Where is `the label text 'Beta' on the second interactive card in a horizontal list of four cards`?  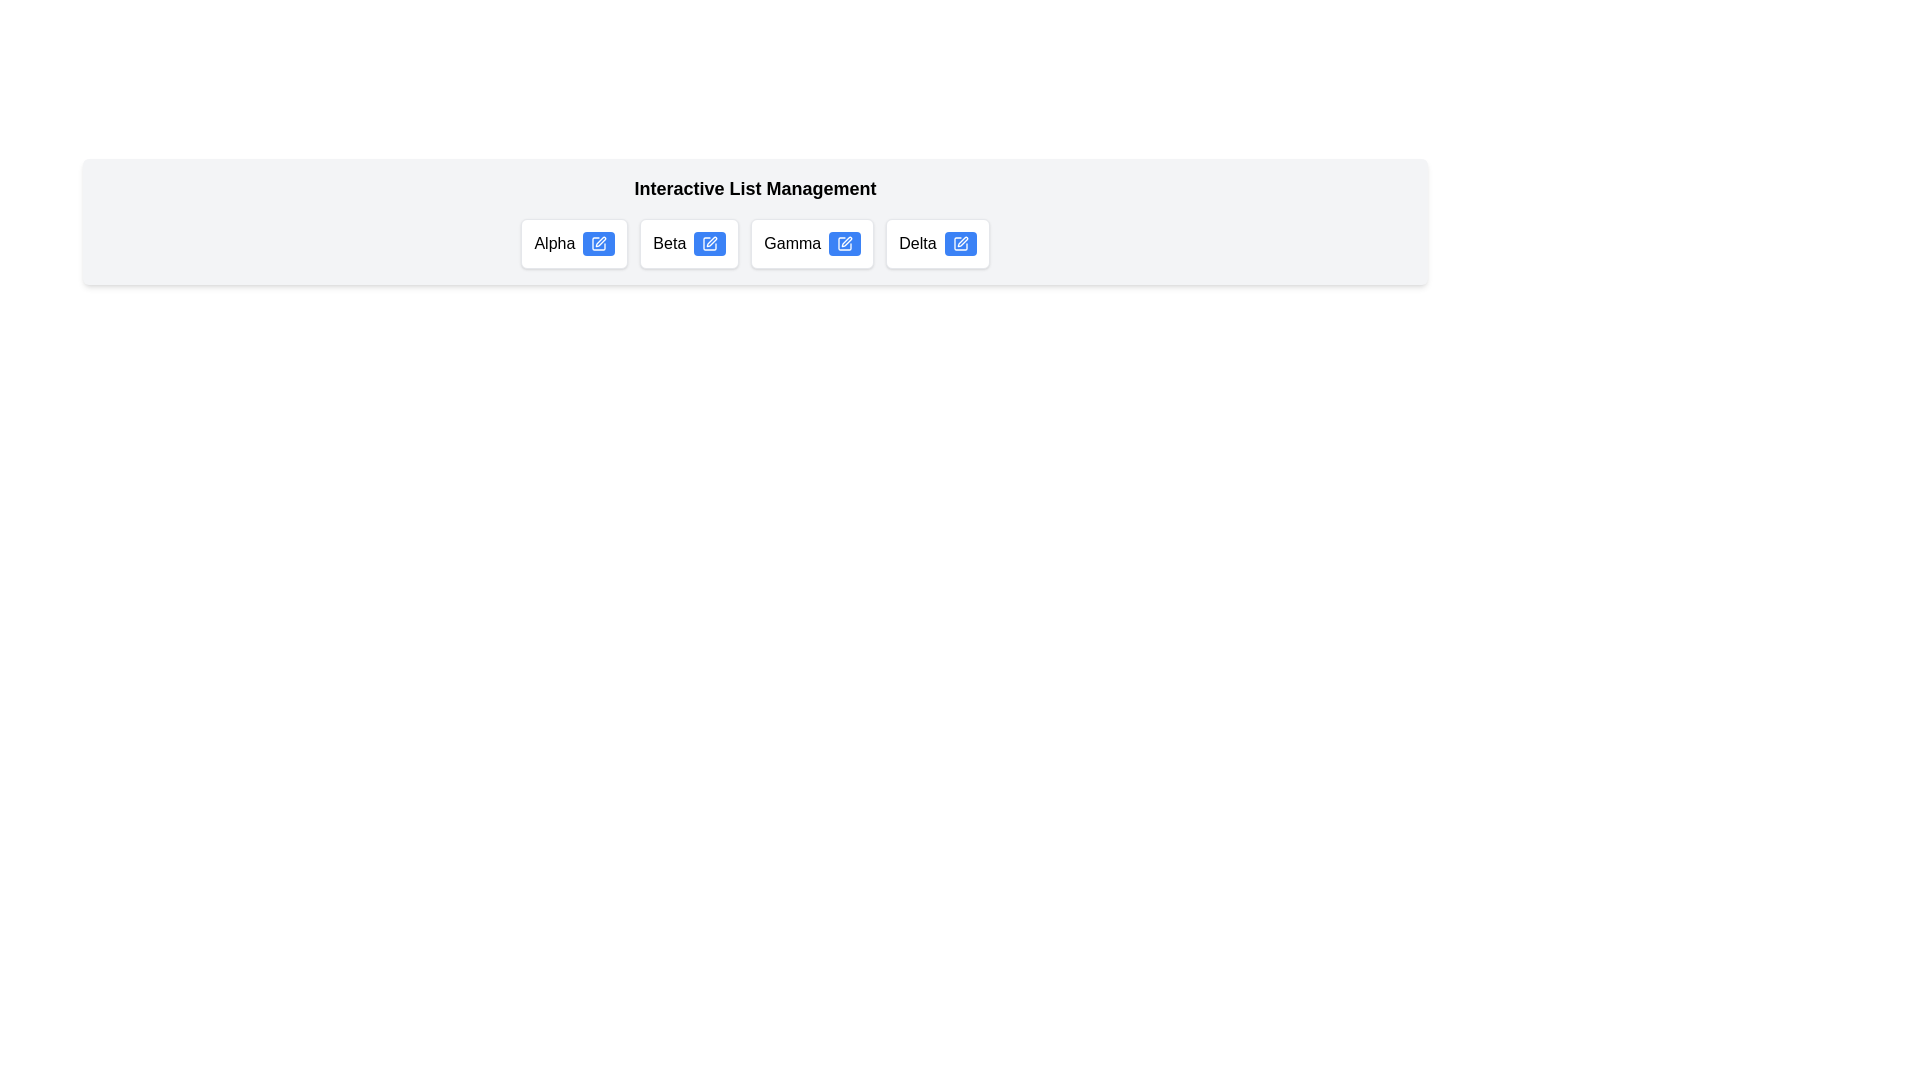
the label text 'Beta' on the second interactive card in a horizontal list of four cards is located at coordinates (689, 242).